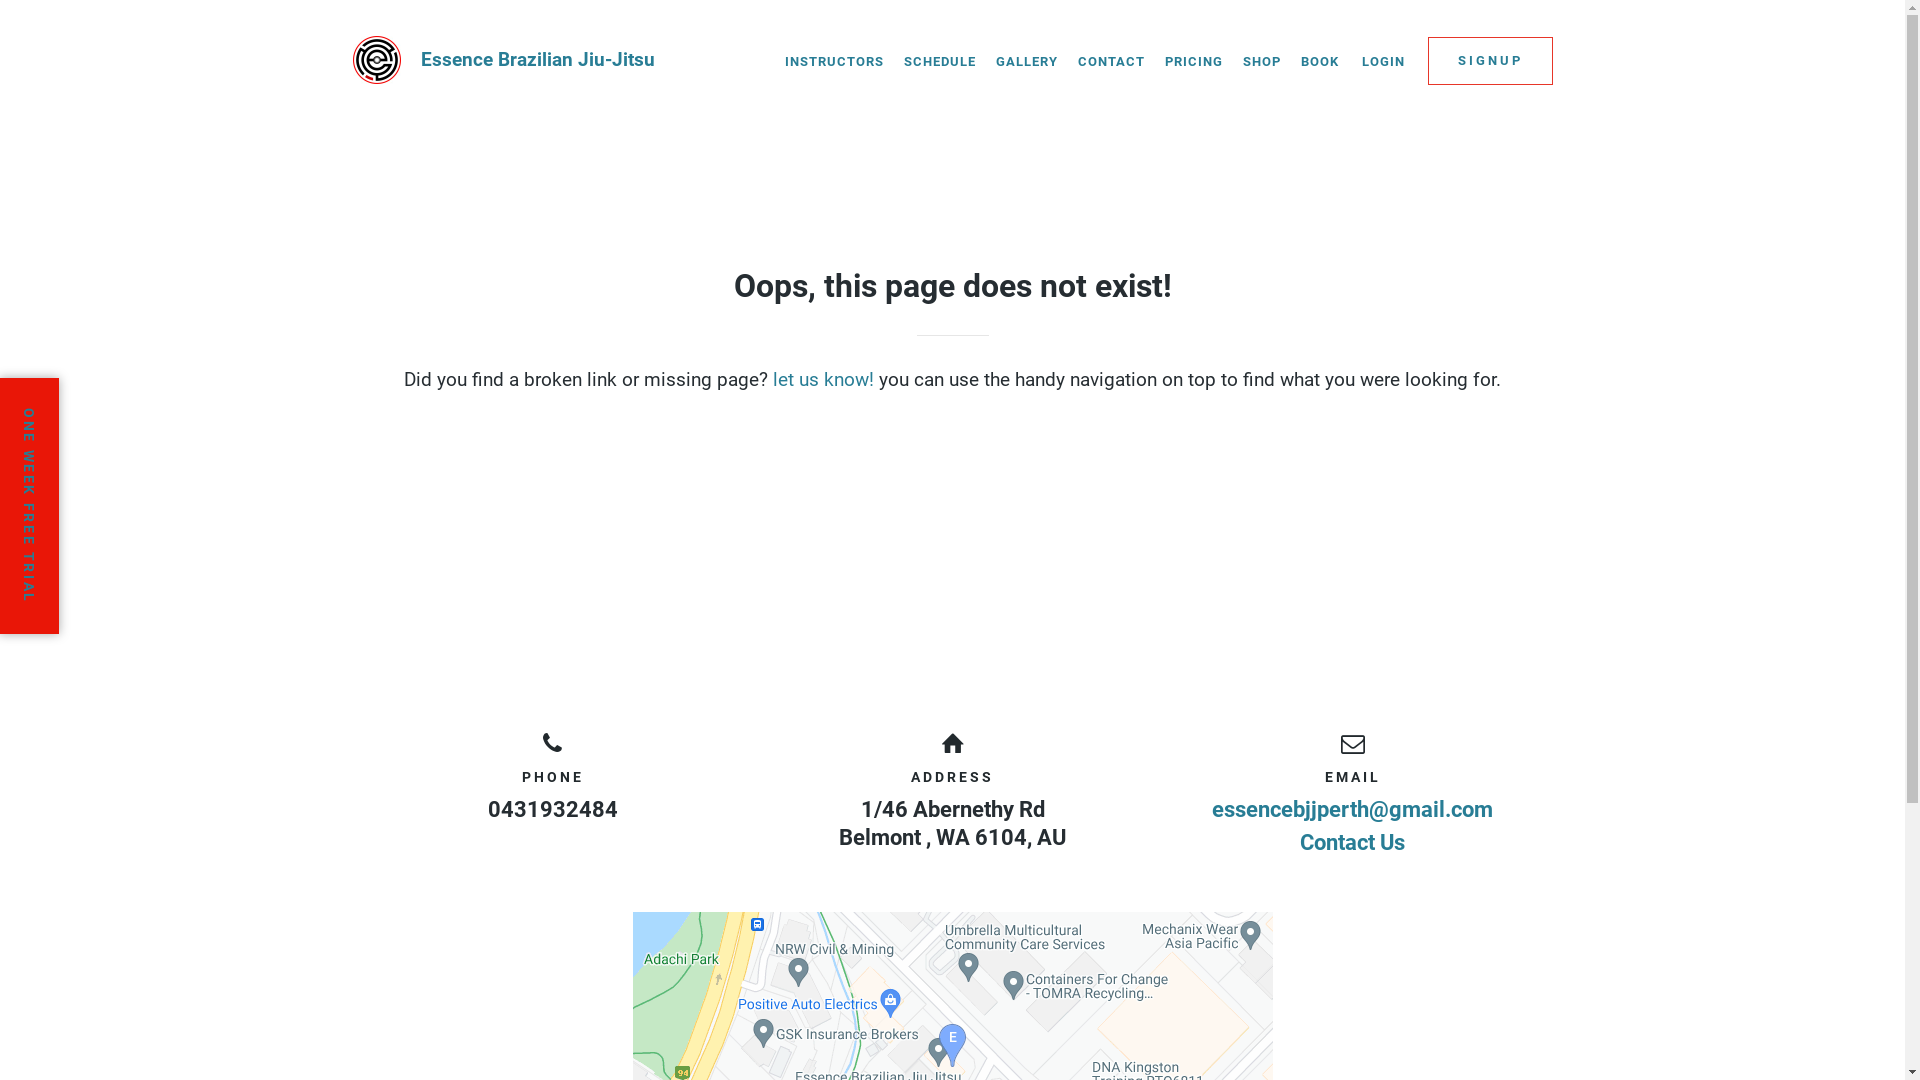 Image resolution: width=1920 pixels, height=1080 pixels. Describe the element at coordinates (1319, 60) in the screenshot. I see `'BOOK'` at that location.